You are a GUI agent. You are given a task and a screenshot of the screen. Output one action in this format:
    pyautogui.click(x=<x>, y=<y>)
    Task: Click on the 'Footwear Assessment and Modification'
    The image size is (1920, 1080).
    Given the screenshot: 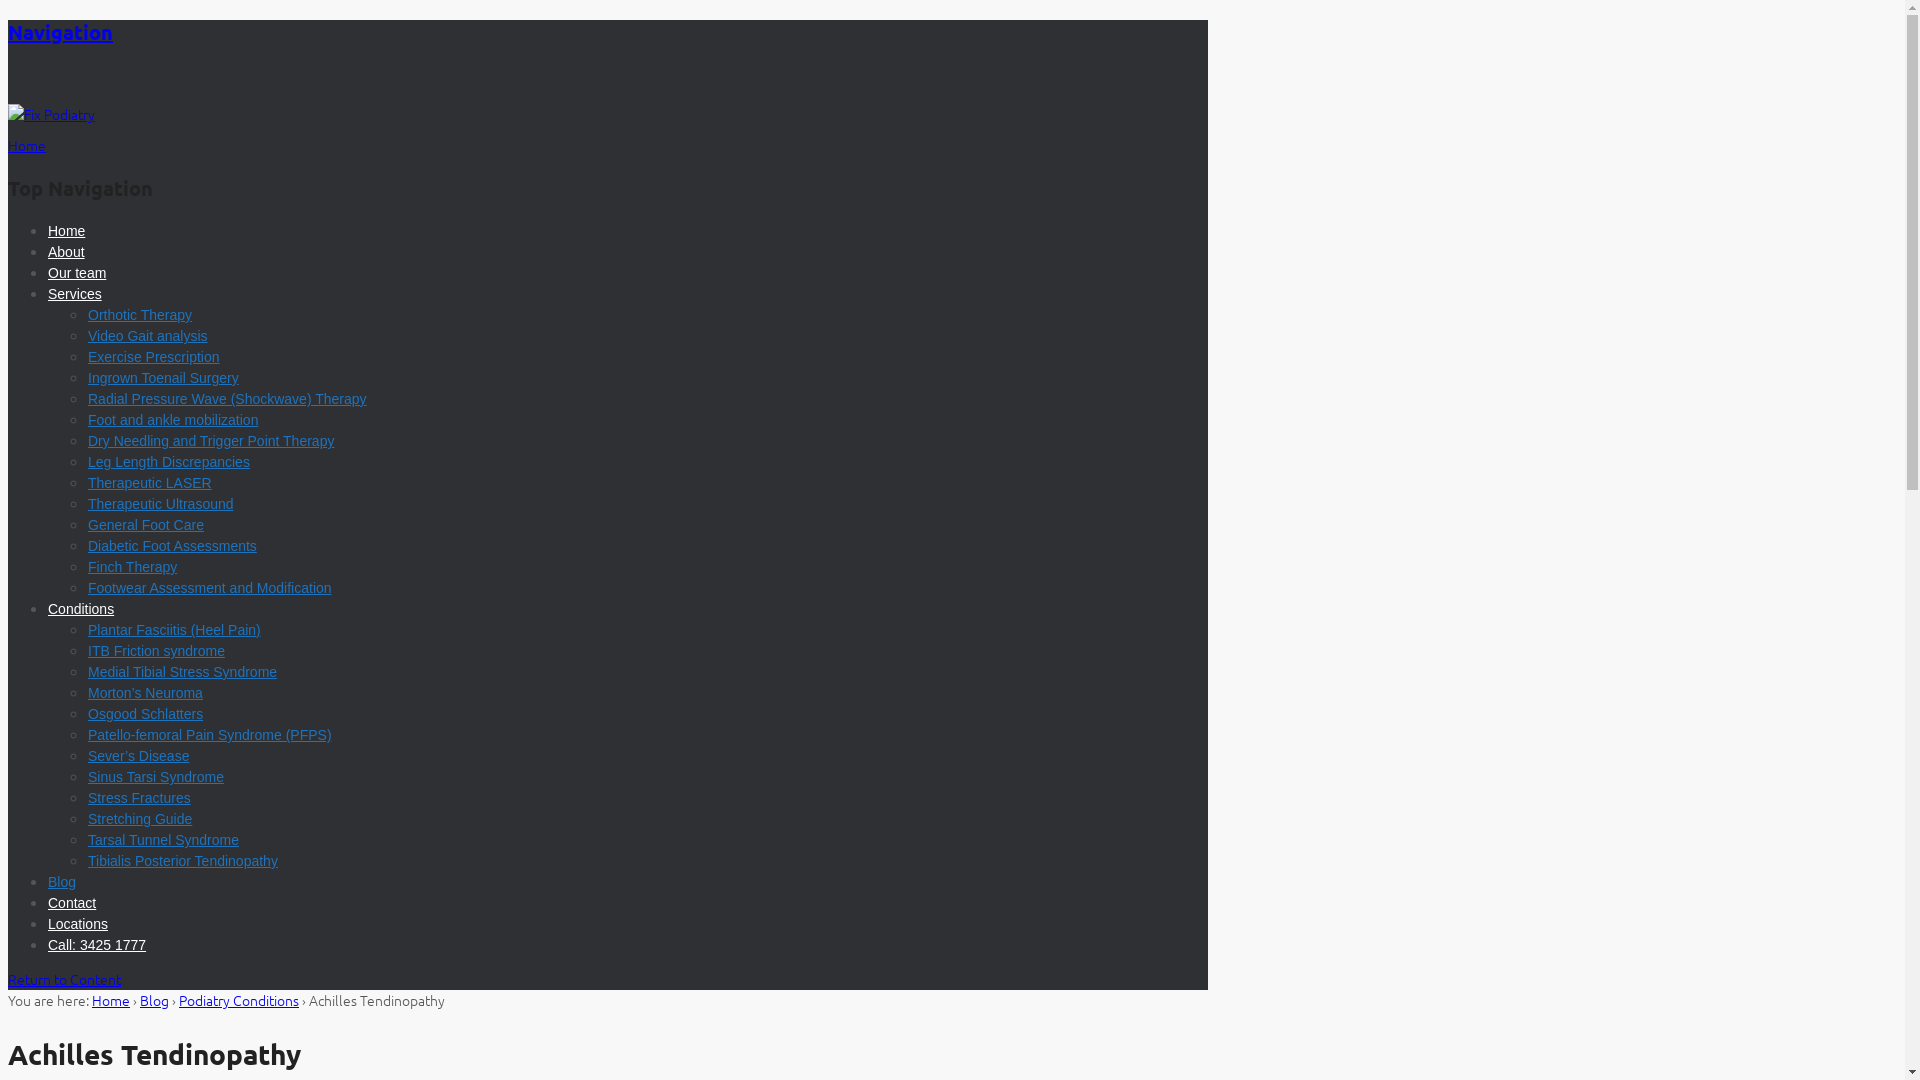 What is the action you would take?
    pyautogui.click(x=210, y=586)
    